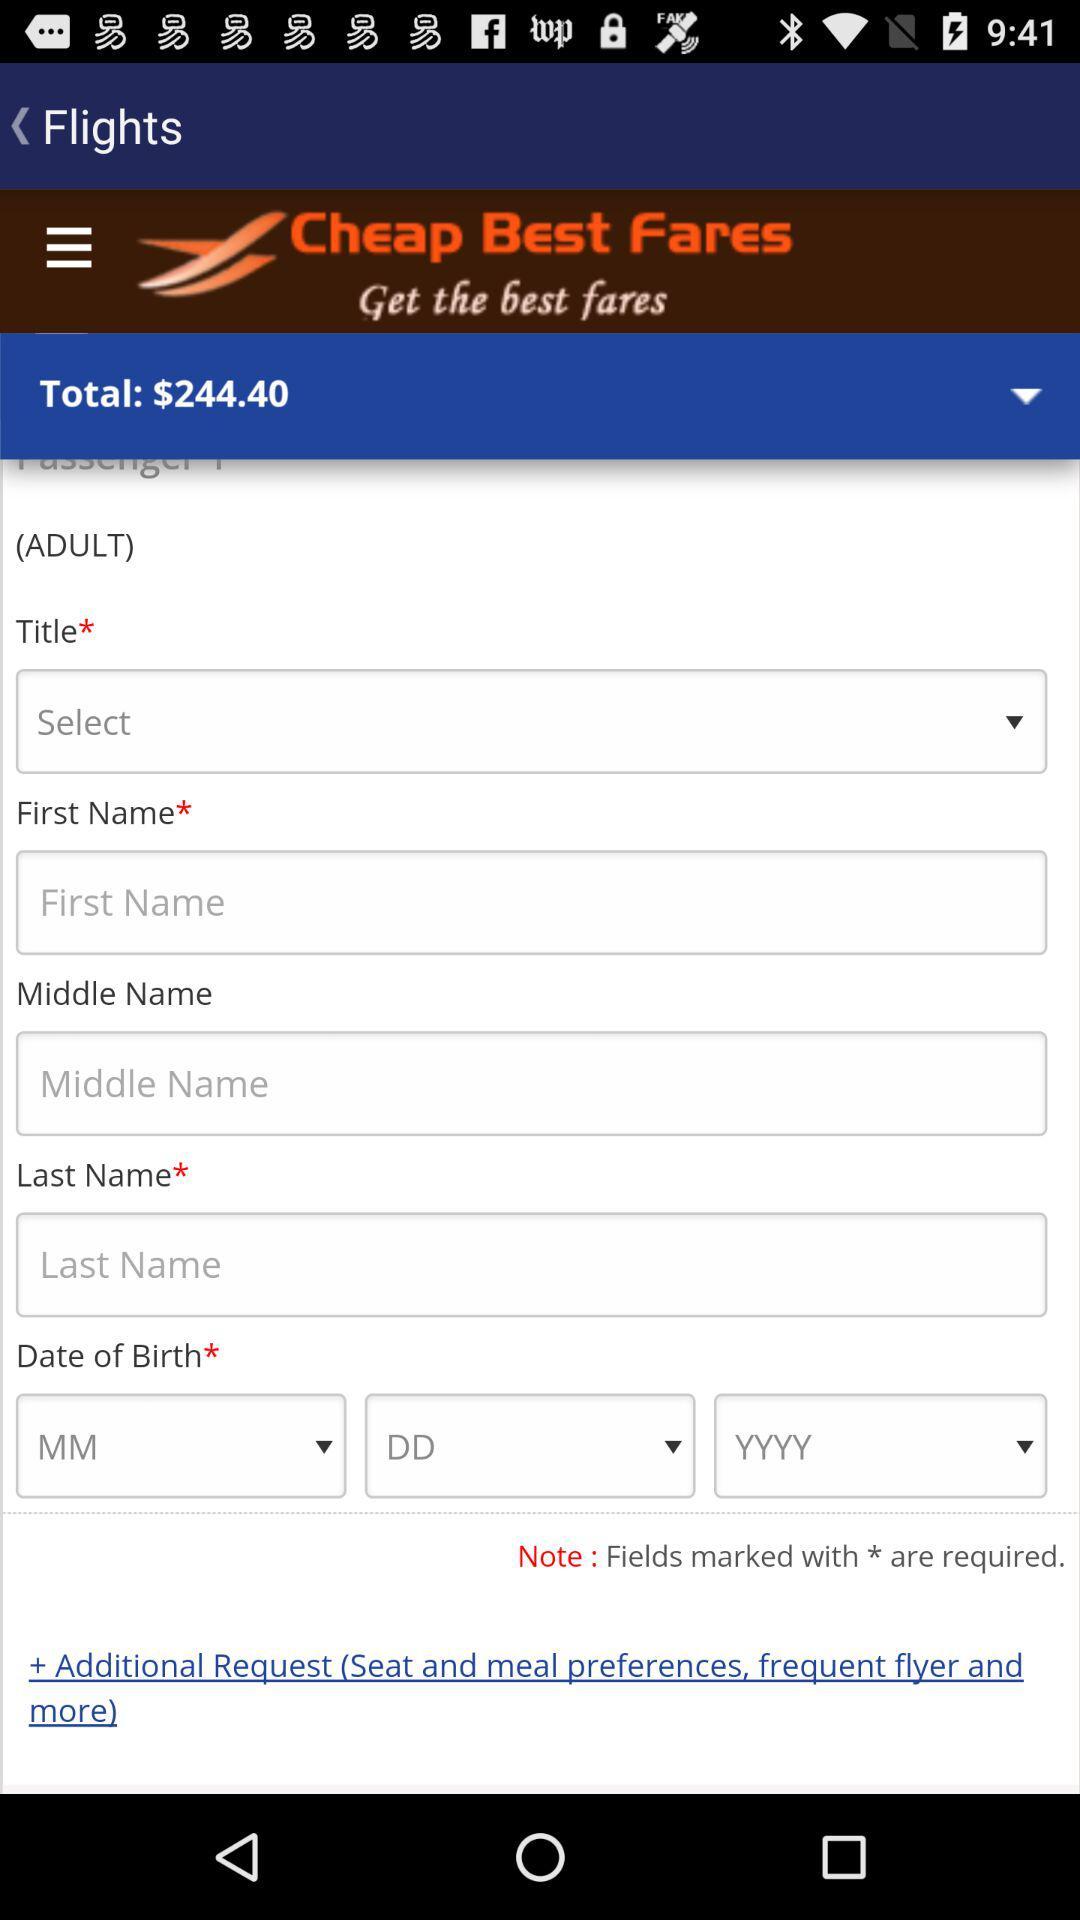  Describe the element at coordinates (540, 991) in the screenshot. I see `main window` at that location.